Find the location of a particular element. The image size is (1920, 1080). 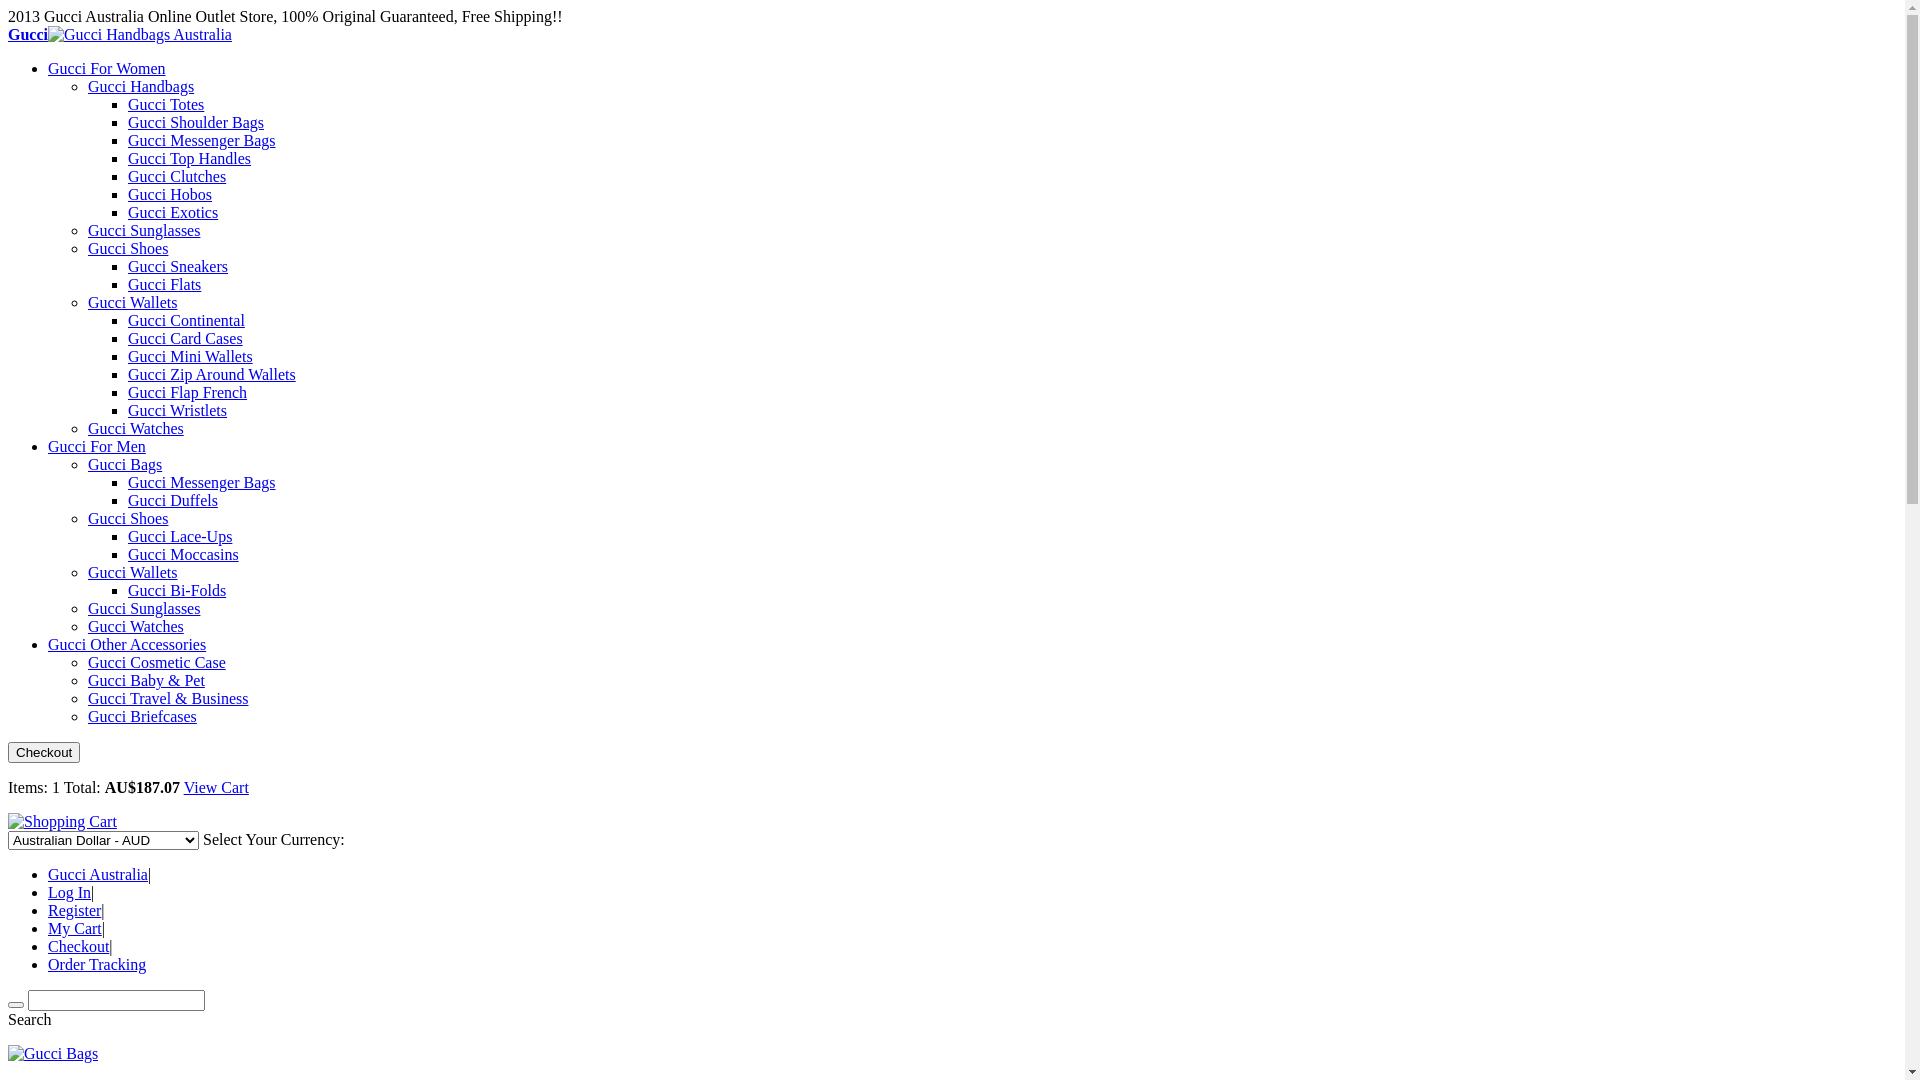

'View Cart' is located at coordinates (216, 786).